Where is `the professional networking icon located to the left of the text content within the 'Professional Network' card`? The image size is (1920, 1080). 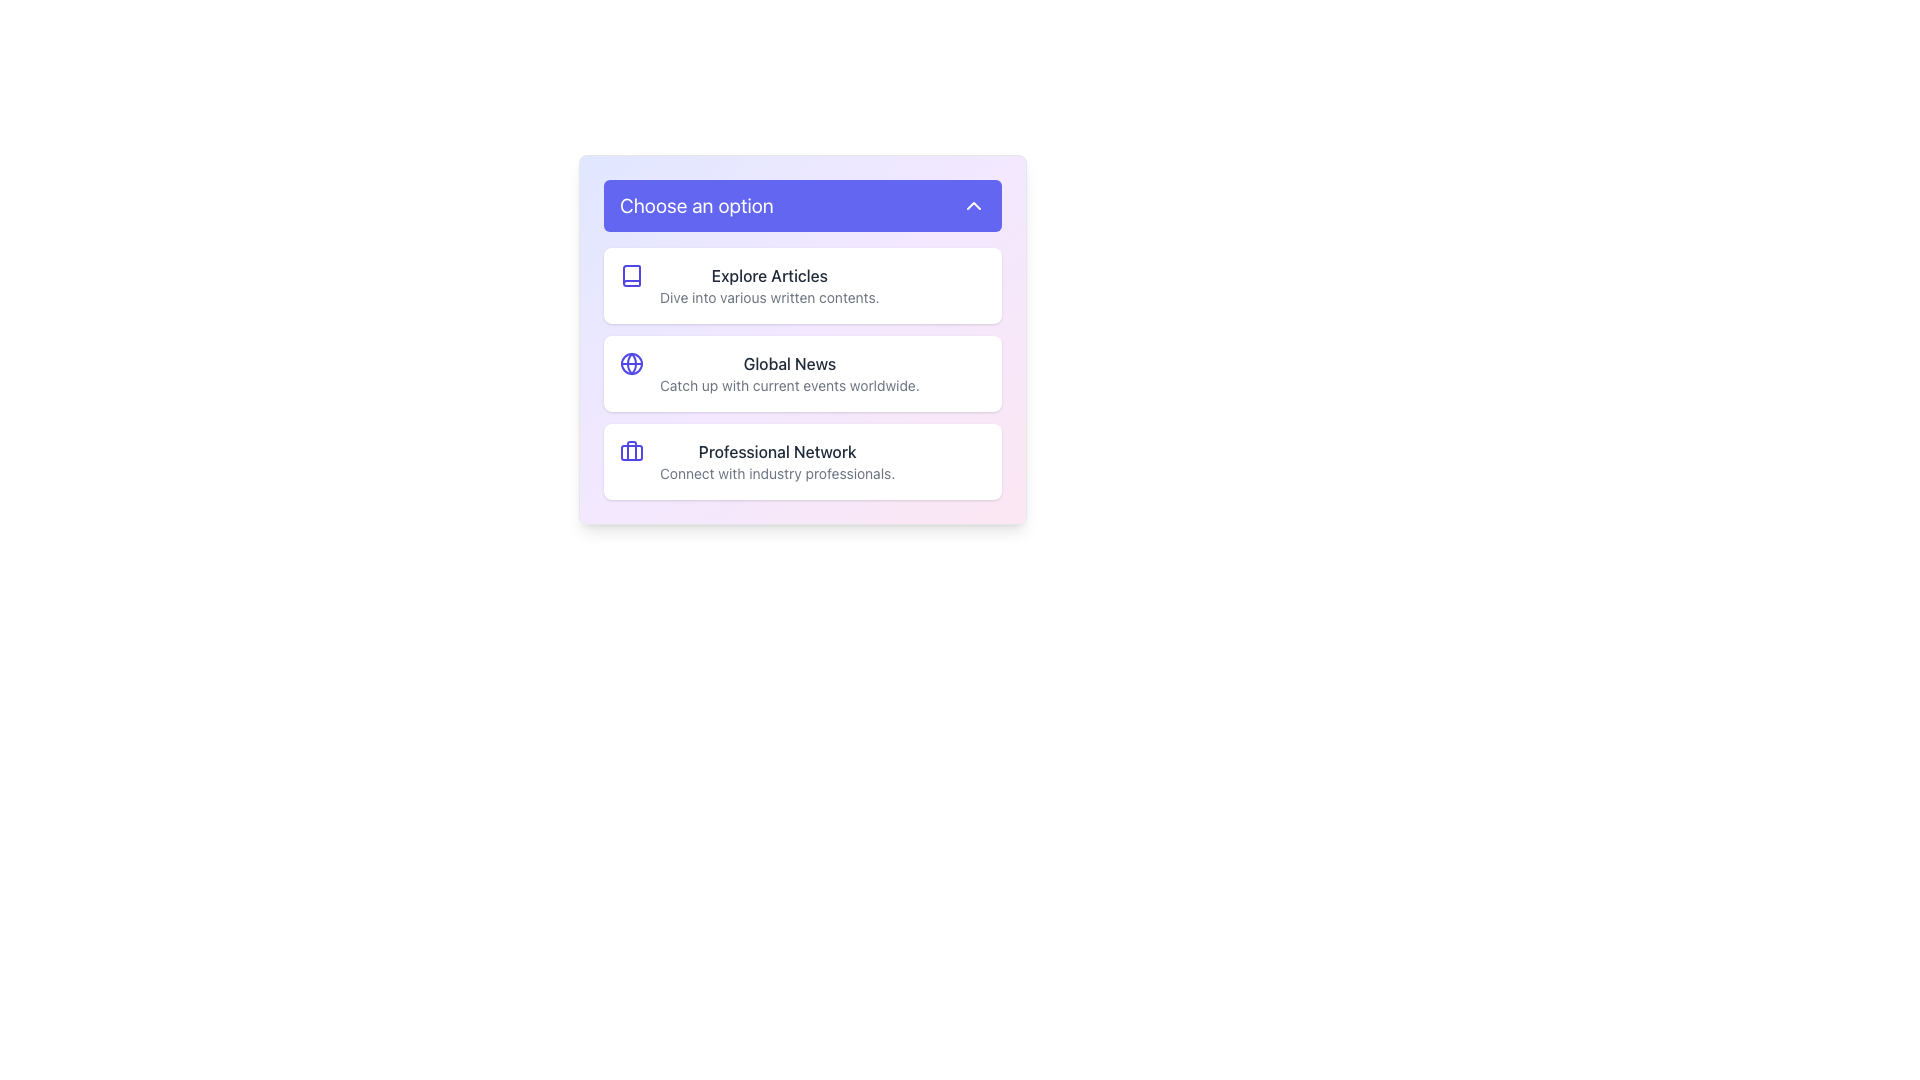 the professional networking icon located to the left of the text content within the 'Professional Network' card is located at coordinates (631, 451).